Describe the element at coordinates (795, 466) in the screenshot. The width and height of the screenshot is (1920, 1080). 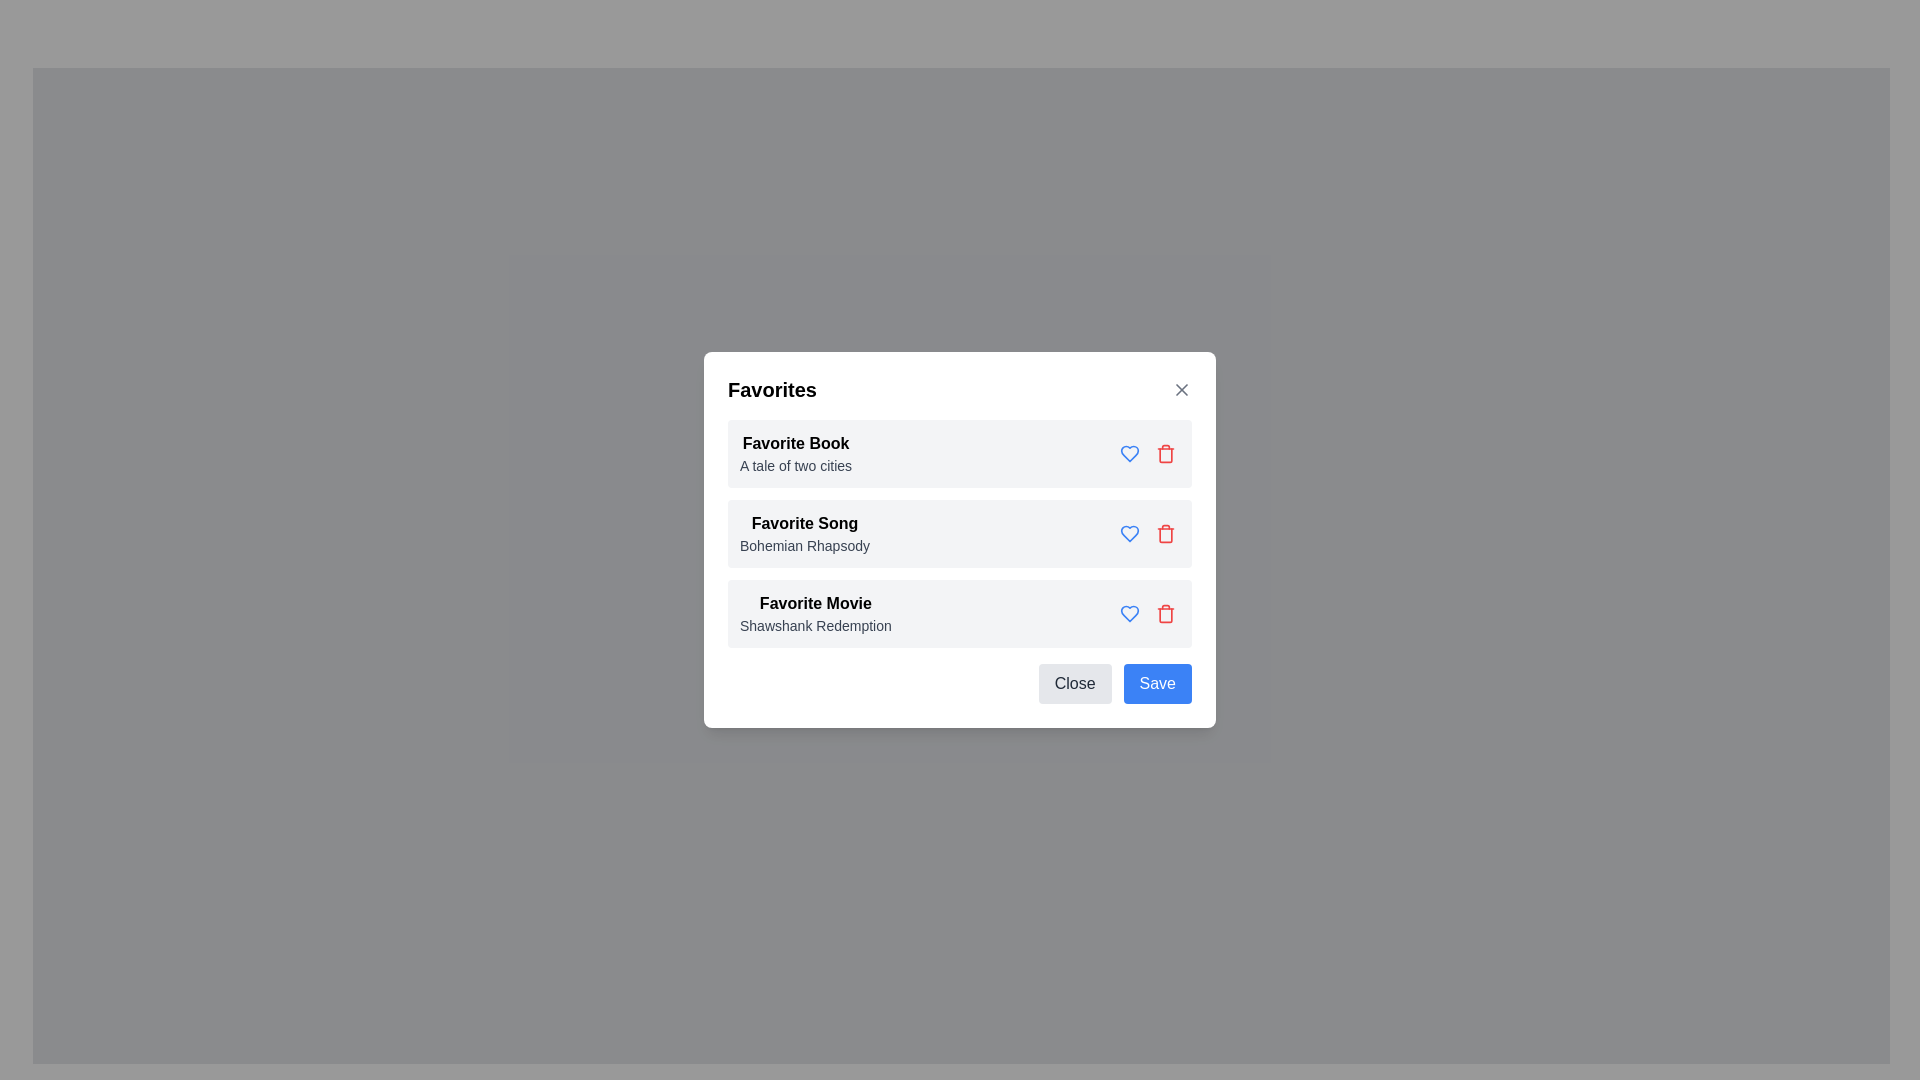
I see `the static text label that provides additional information about the user's selected favorite book, located below the 'Favorite Book' label in the 'Favorites' section` at that location.